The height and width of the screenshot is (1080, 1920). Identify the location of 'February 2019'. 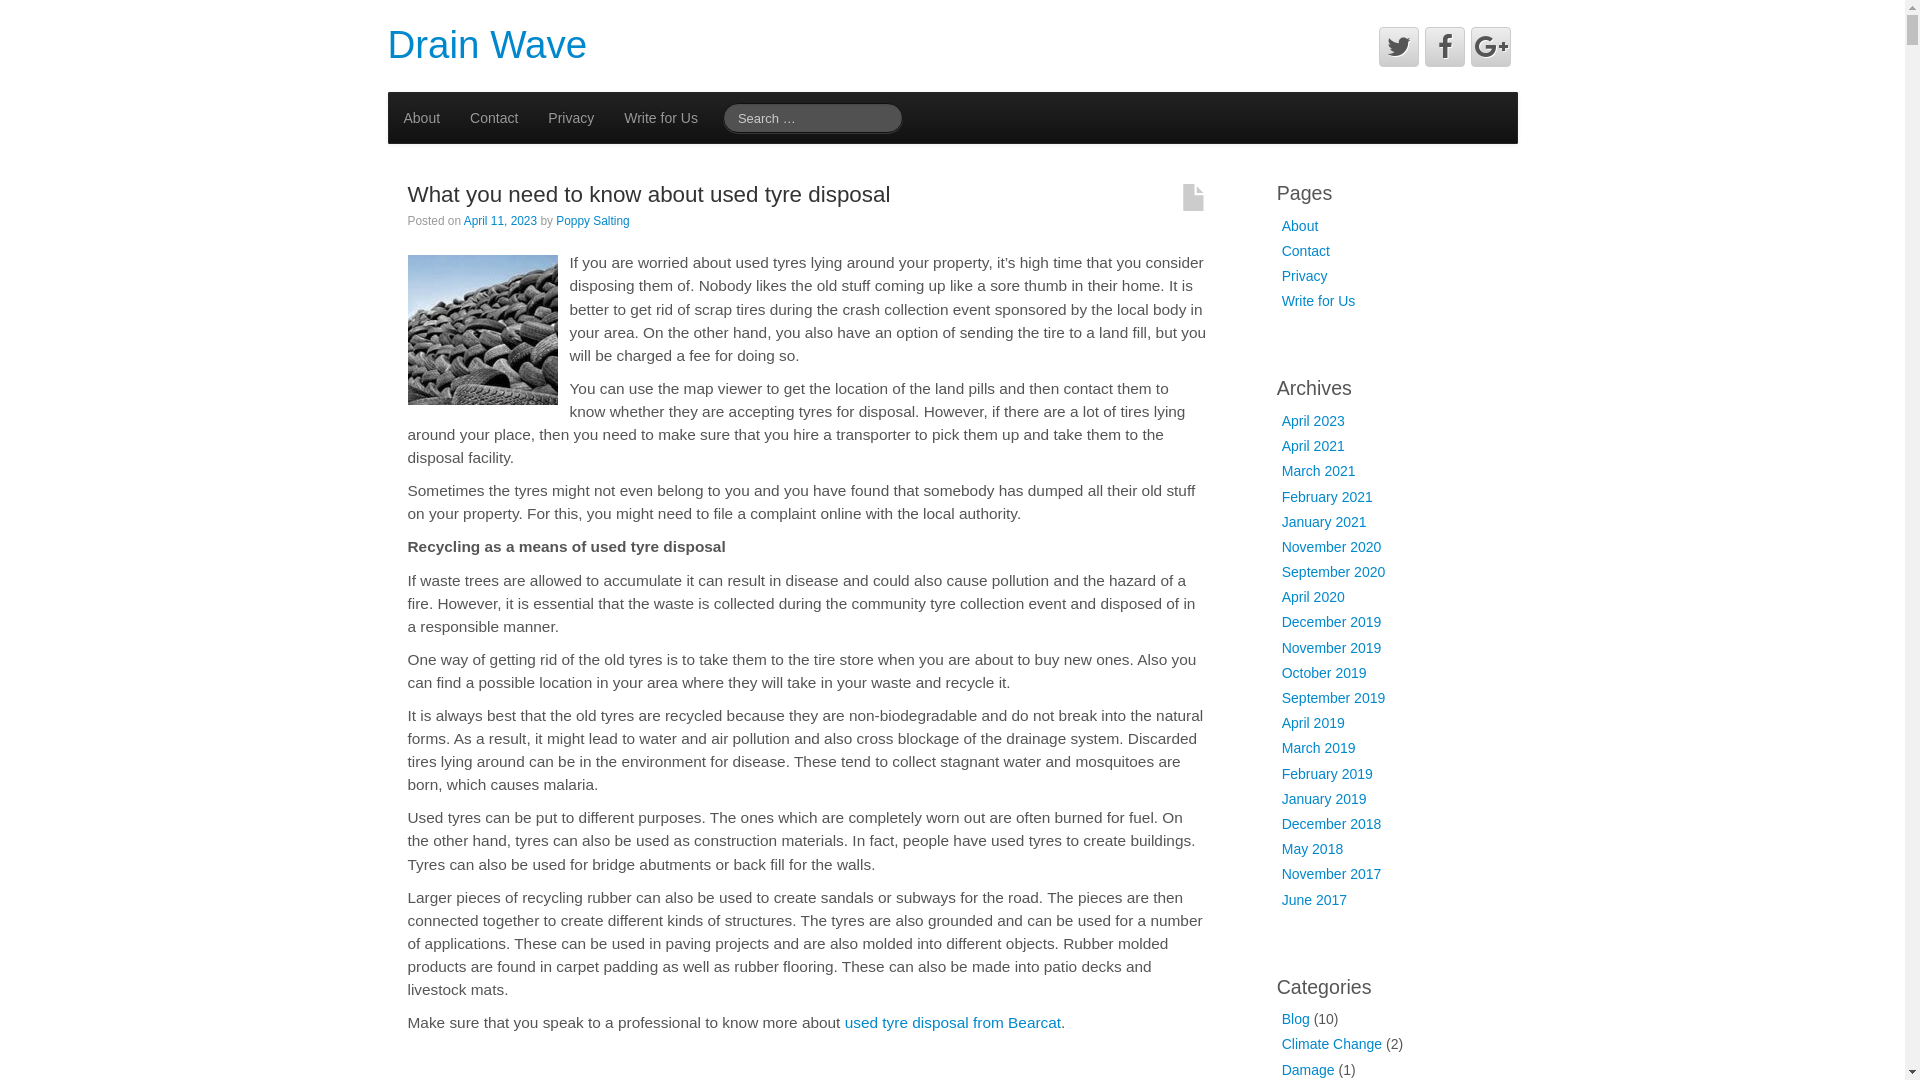
(1327, 773).